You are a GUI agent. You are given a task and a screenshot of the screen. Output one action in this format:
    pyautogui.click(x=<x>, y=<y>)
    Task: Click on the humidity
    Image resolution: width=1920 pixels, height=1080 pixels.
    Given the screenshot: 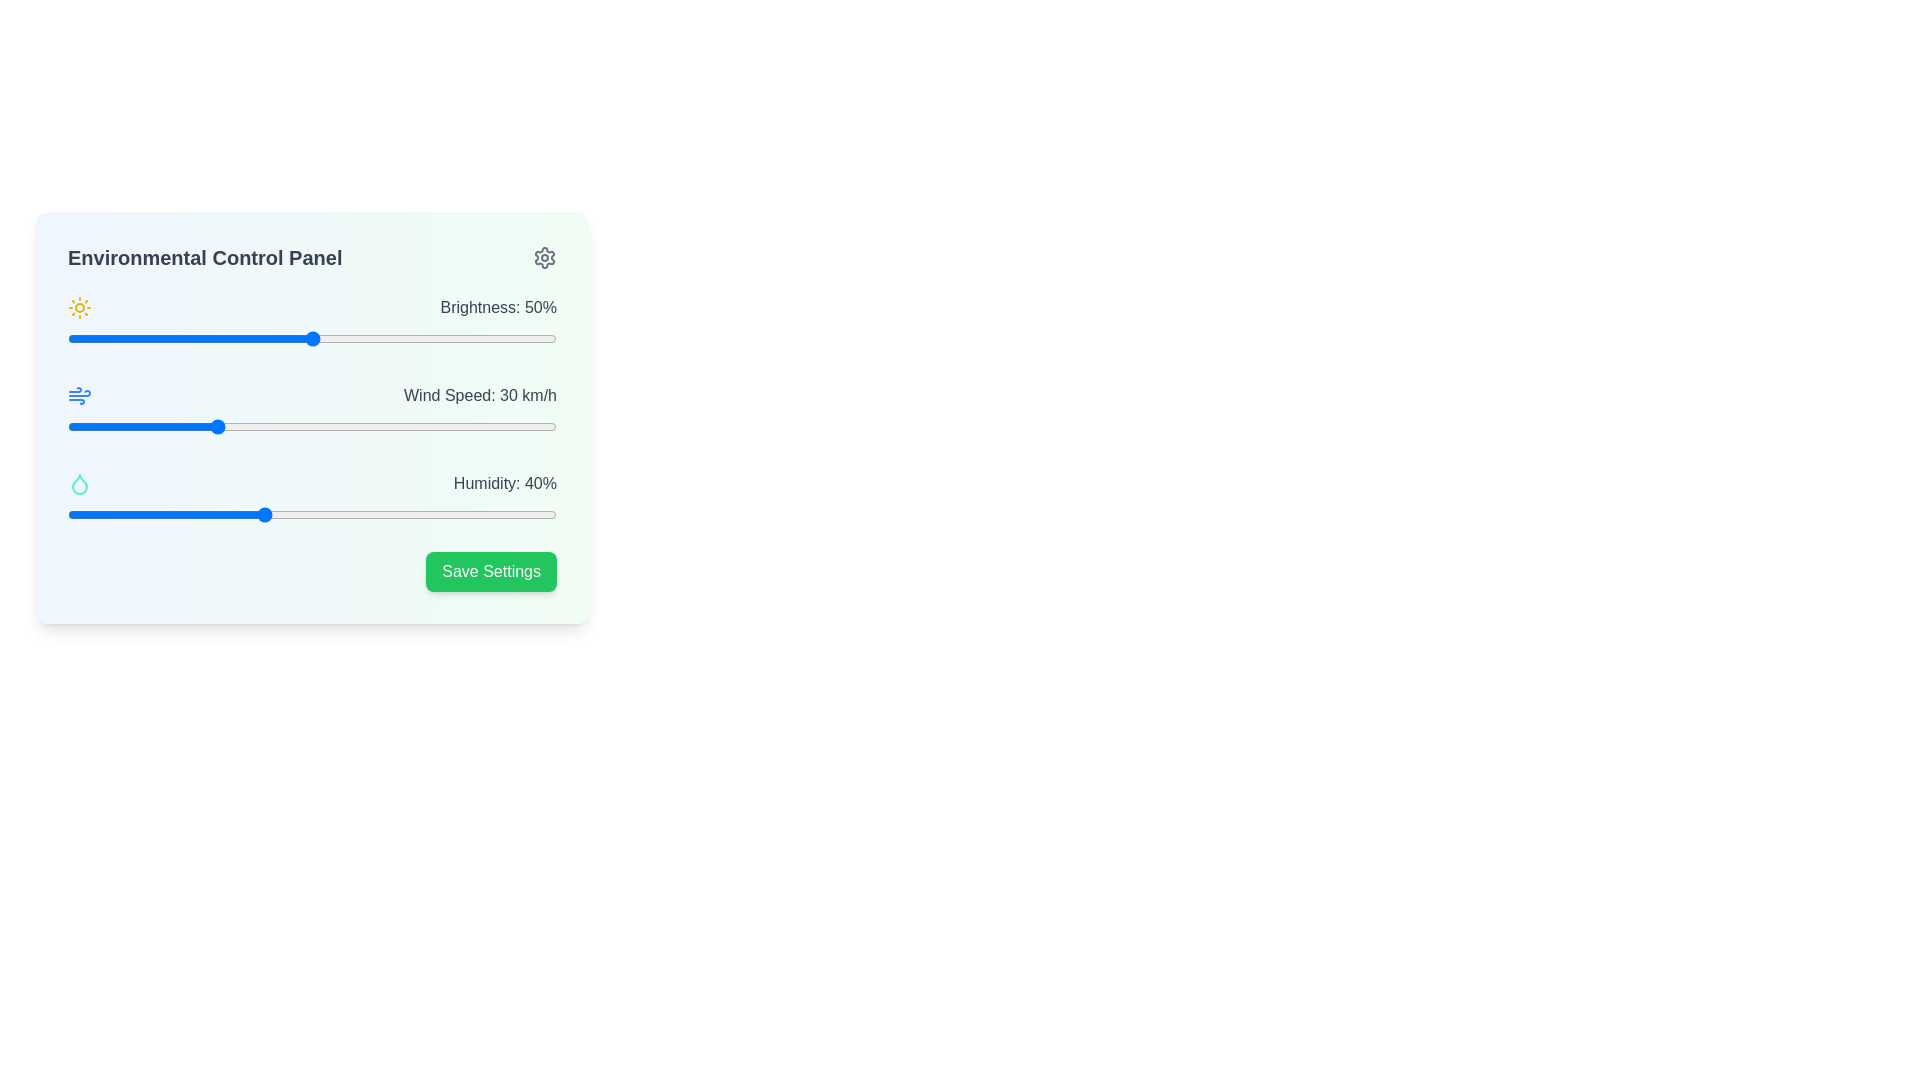 What is the action you would take?
    pyautogui.click(x=296, y=514)
    